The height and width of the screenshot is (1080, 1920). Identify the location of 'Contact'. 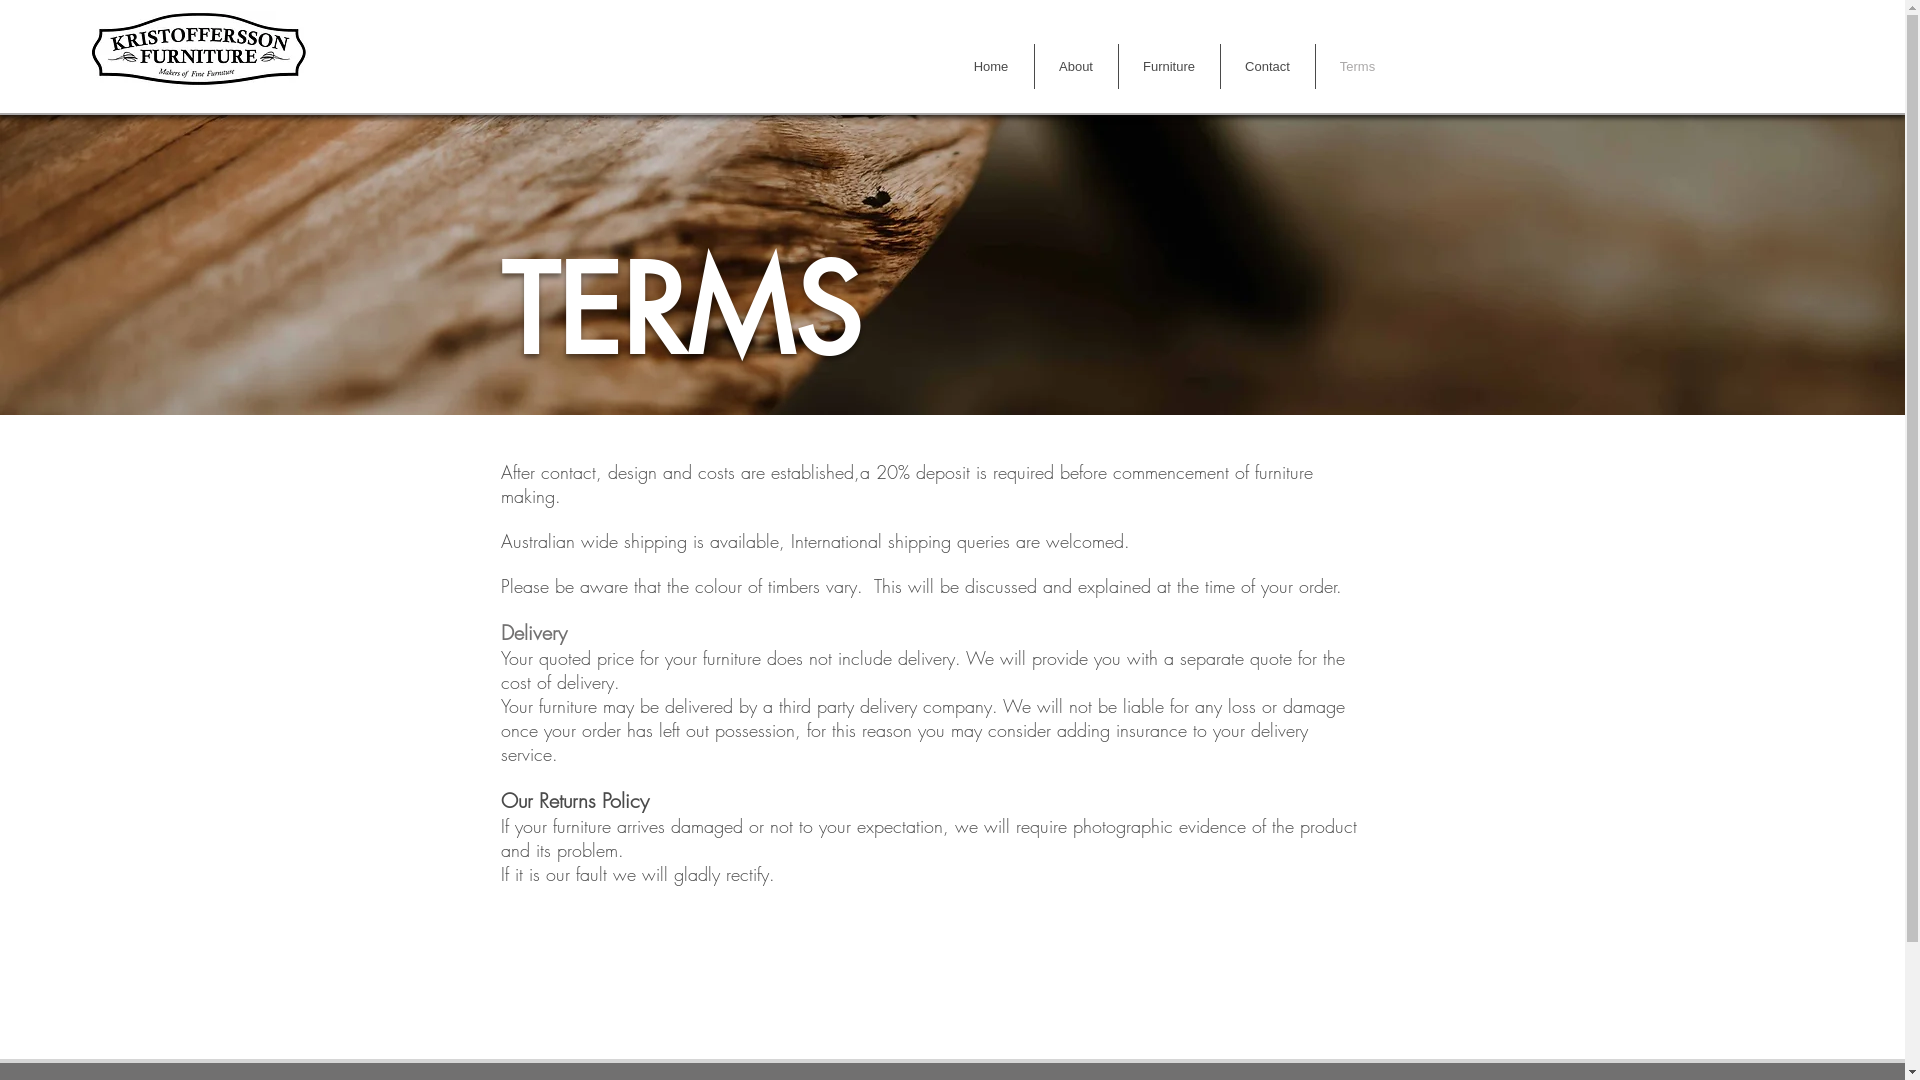
(1218, 65).